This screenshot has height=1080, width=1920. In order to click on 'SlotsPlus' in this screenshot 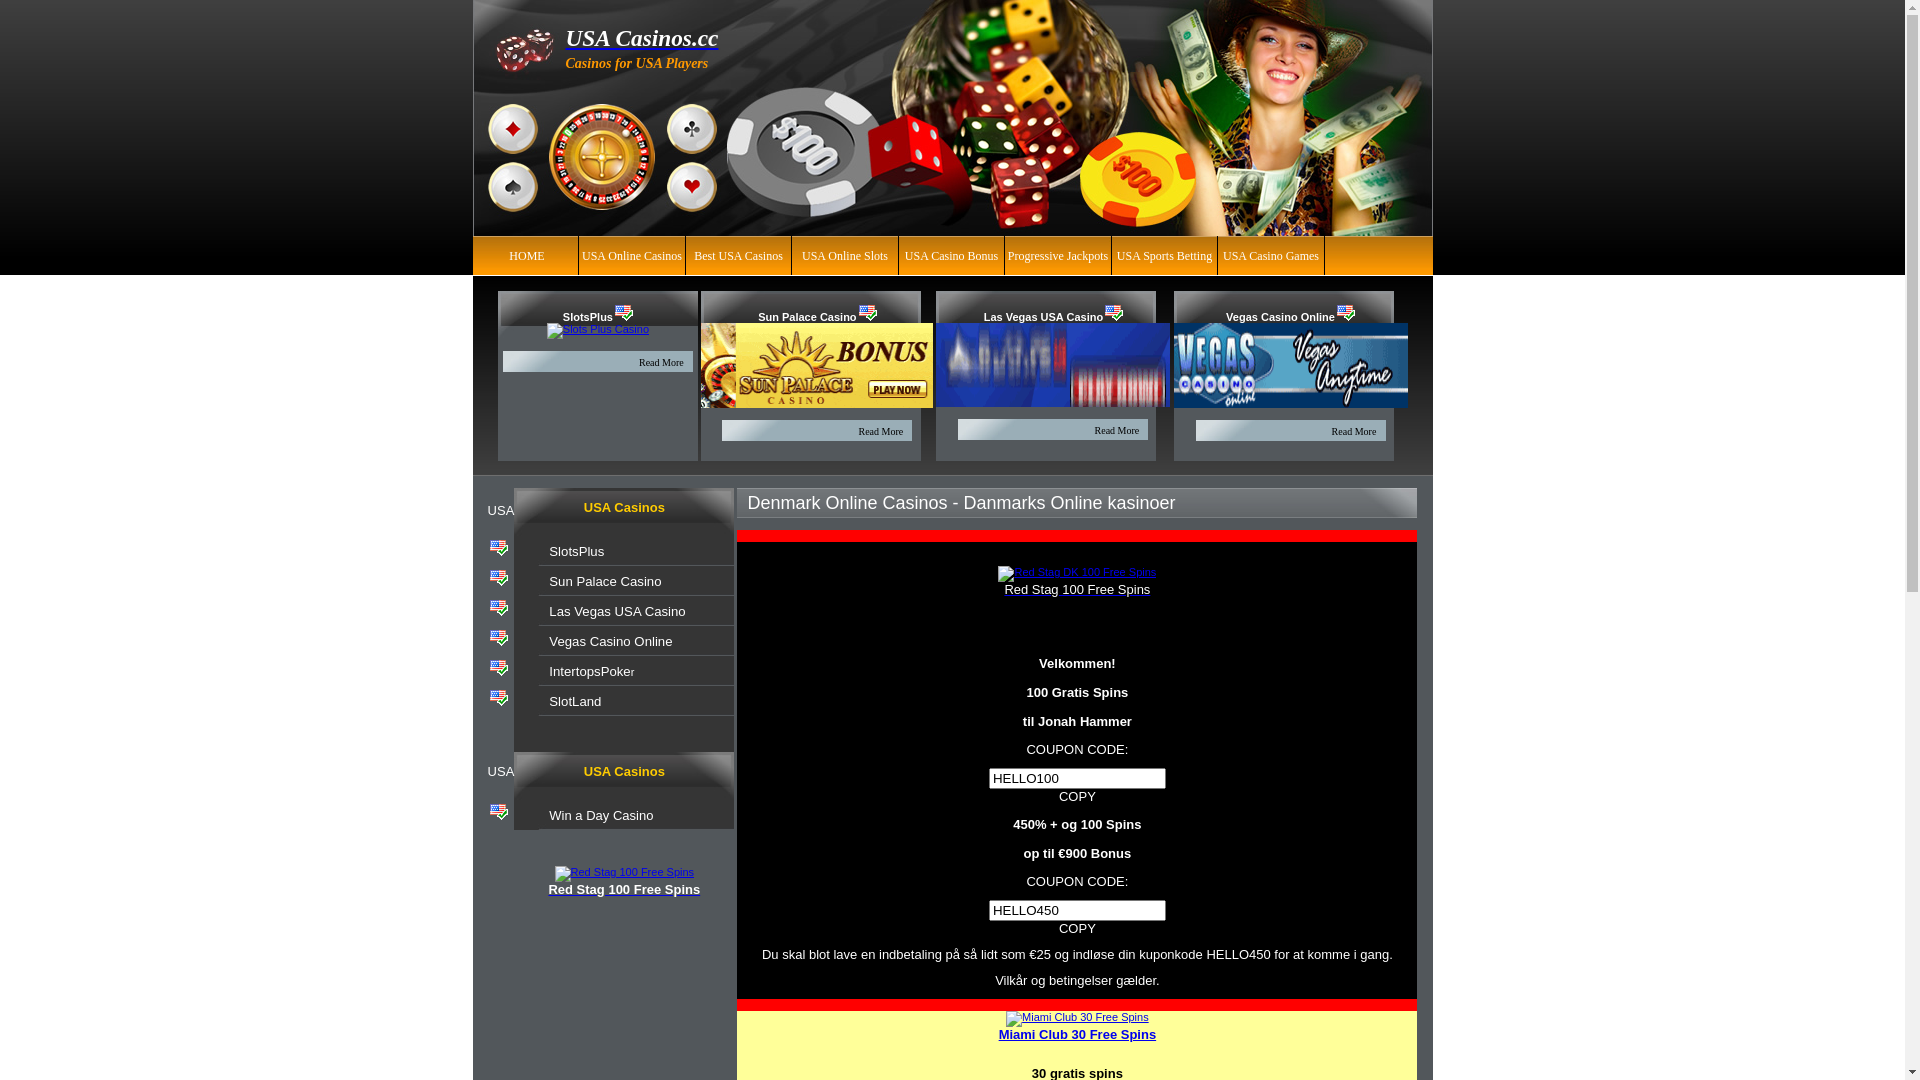, I will do `click(575, 551)`.